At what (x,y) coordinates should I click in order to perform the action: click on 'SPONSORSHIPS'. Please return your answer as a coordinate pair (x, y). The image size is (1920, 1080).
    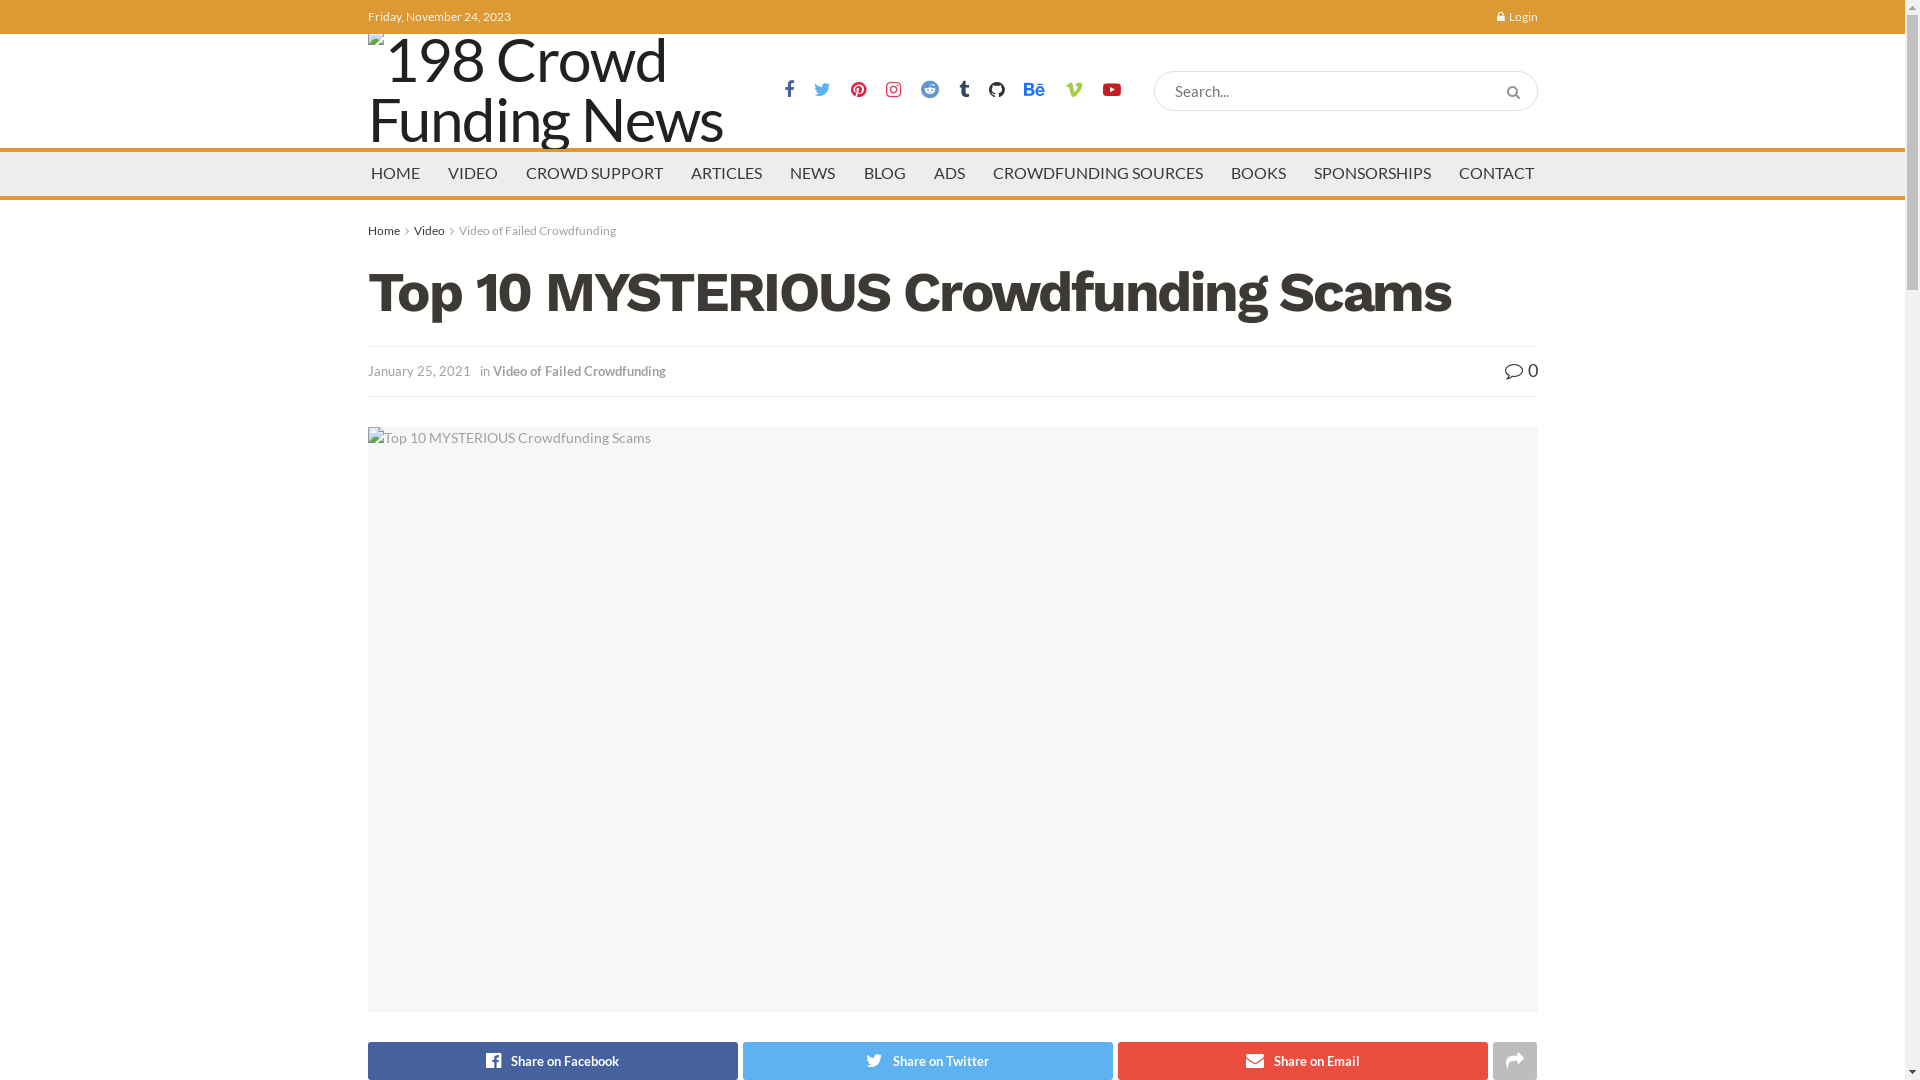
    Looking at the image, I should click on (1371, 171).